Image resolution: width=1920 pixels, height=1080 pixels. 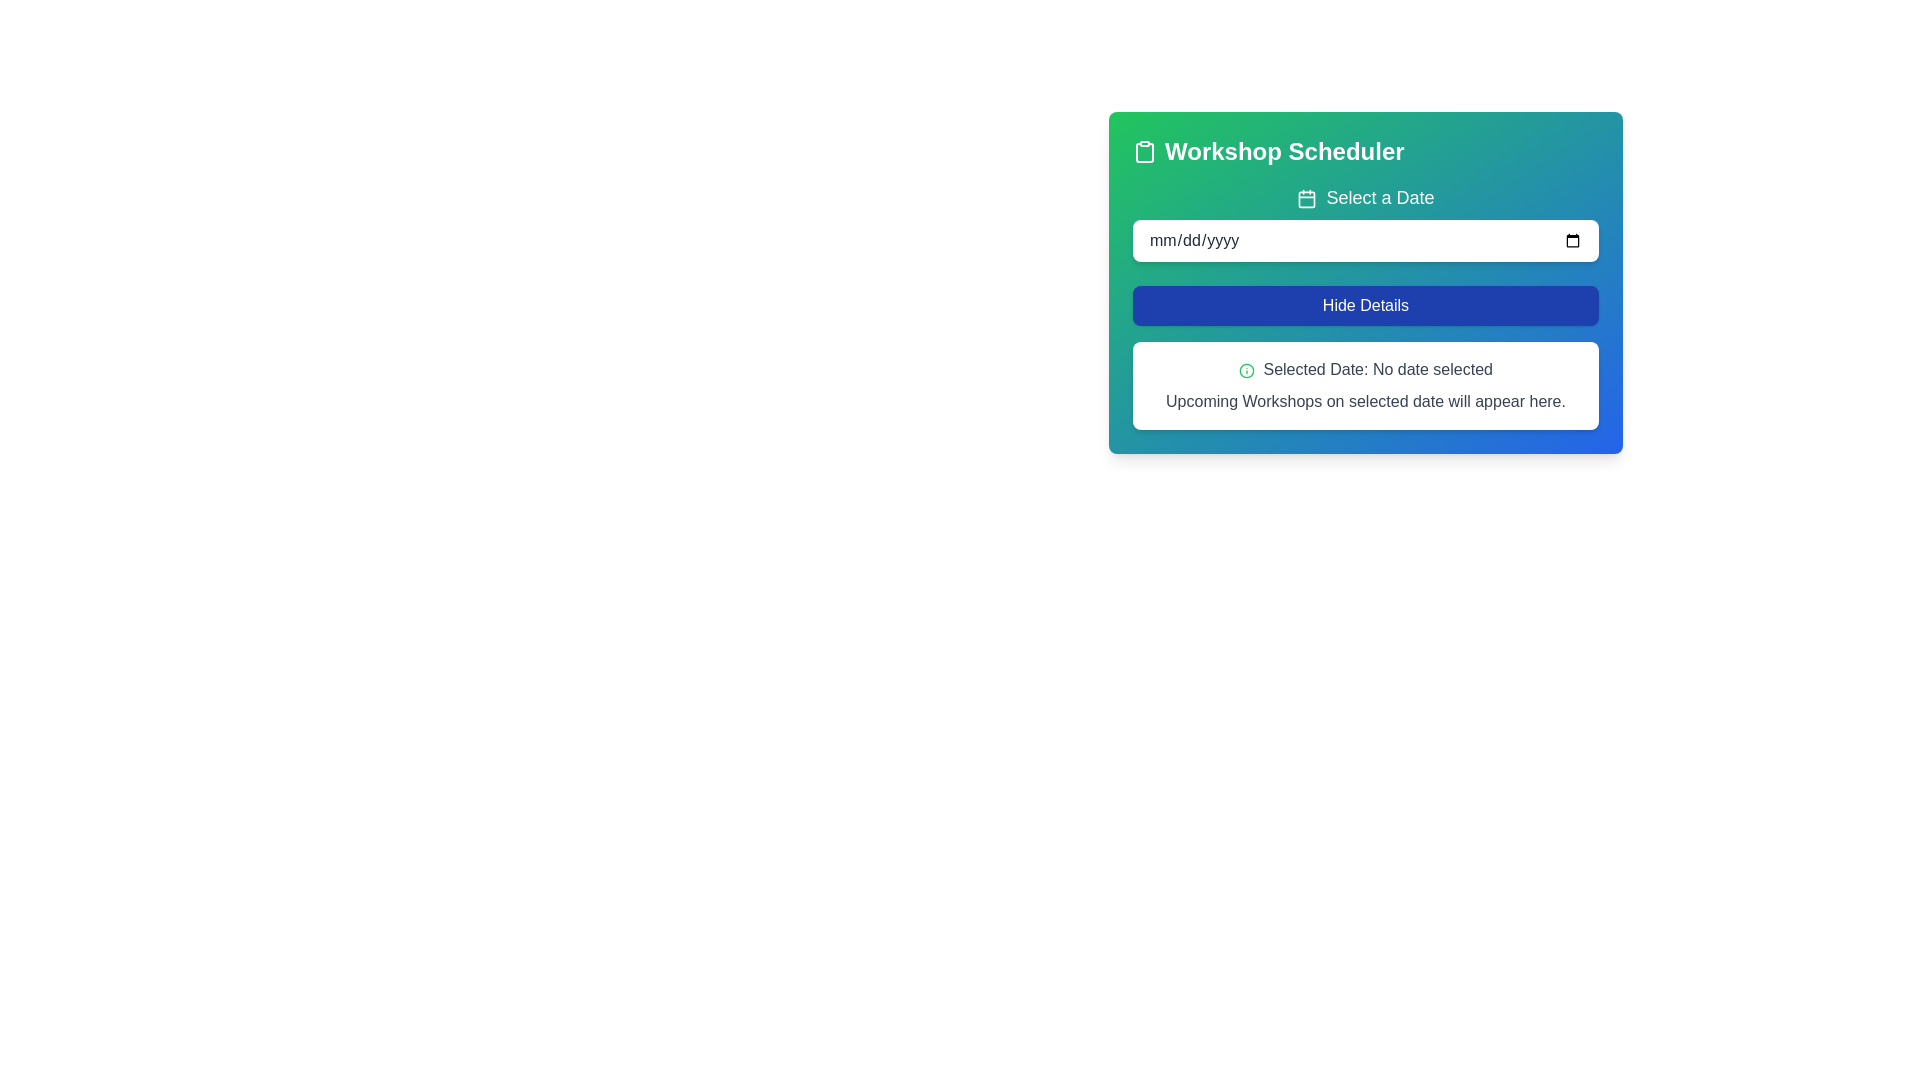 What do you see at coordinates (1365, 305) in the screenshot?
I see `the 'Hide Details' button with a blue background and white text, located in the 'Workshop Scheduler' panel, to hide details` at bounding box center [1365, 305].